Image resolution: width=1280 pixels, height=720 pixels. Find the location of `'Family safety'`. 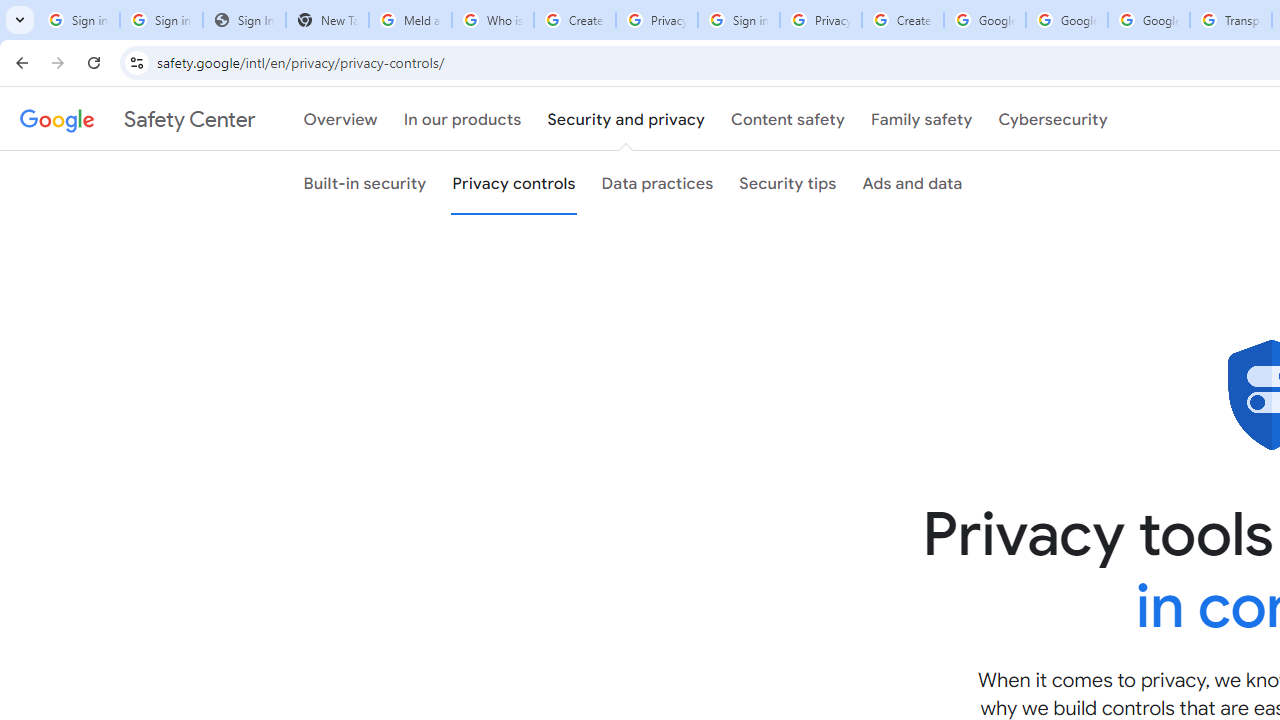

'Family safety' is located at coordinates (920, 119).